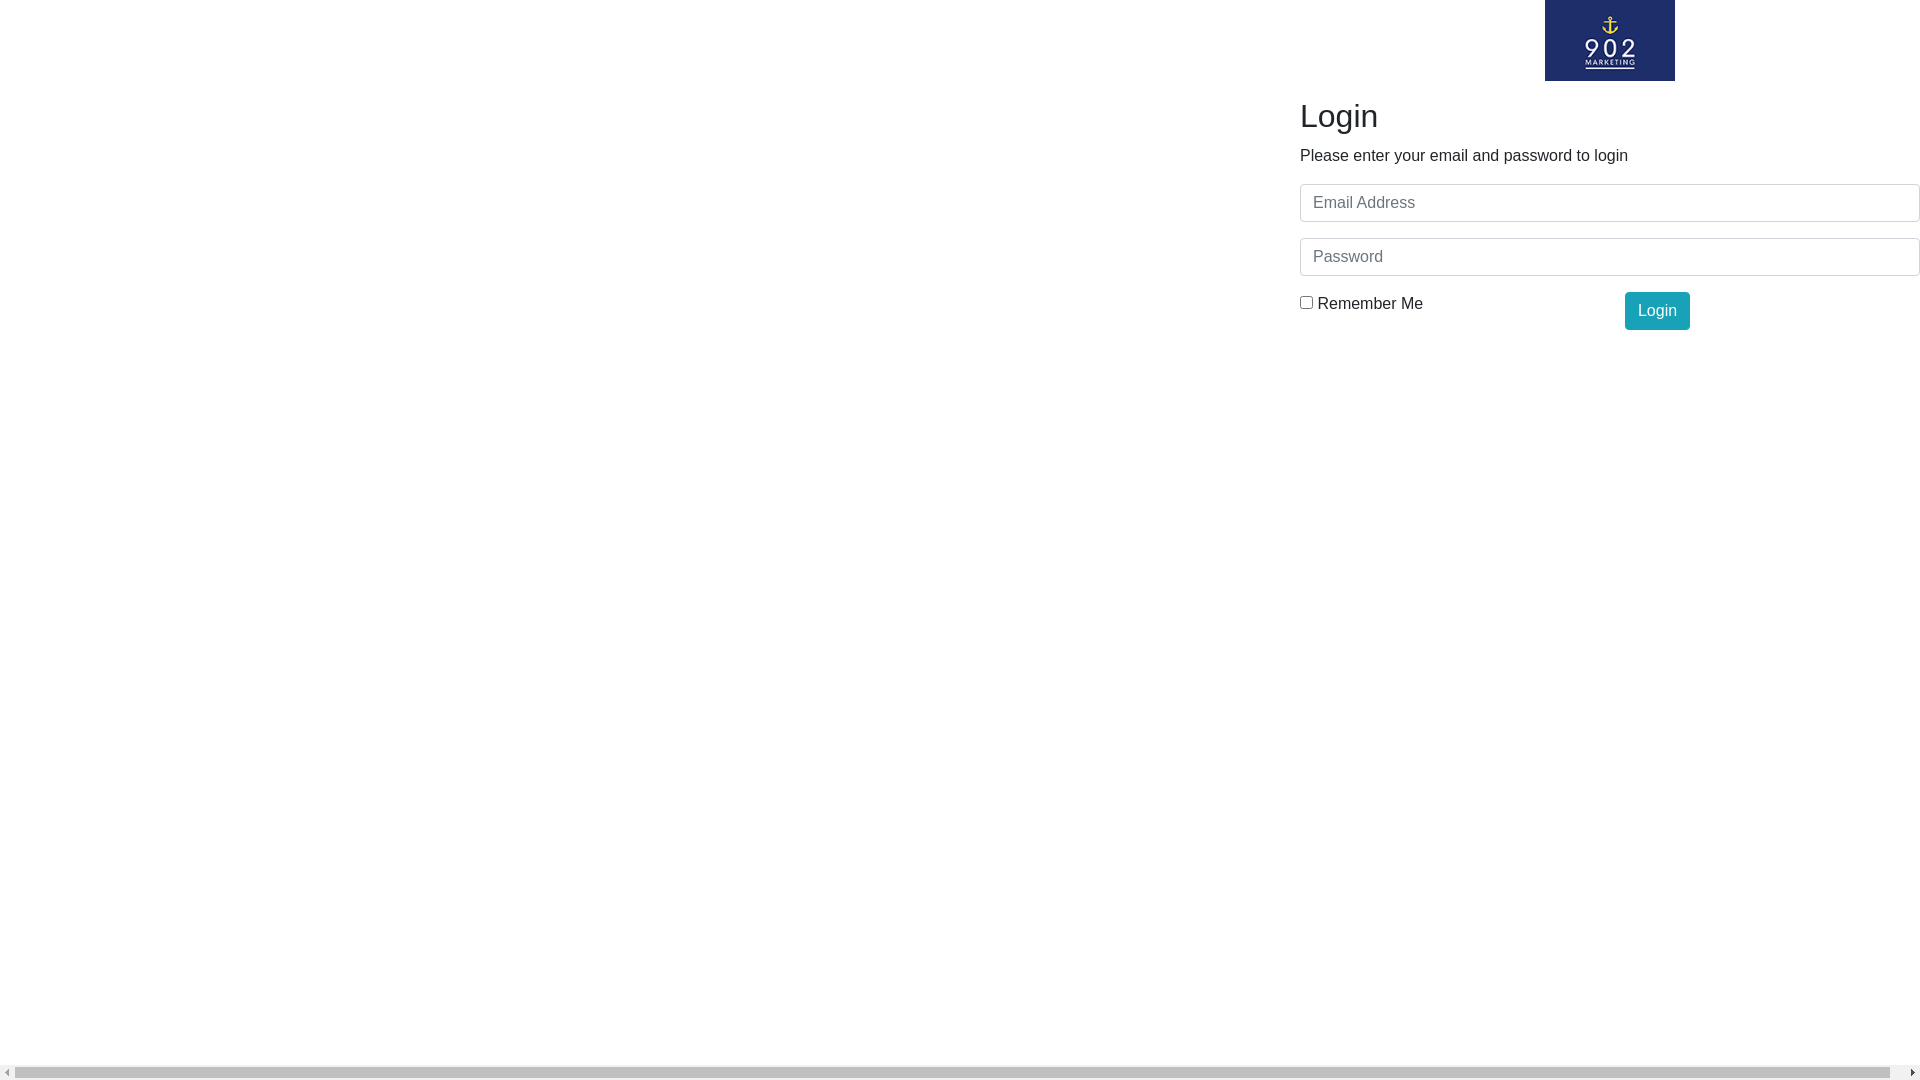  I want to click on 'Login', so click(1625, 311).